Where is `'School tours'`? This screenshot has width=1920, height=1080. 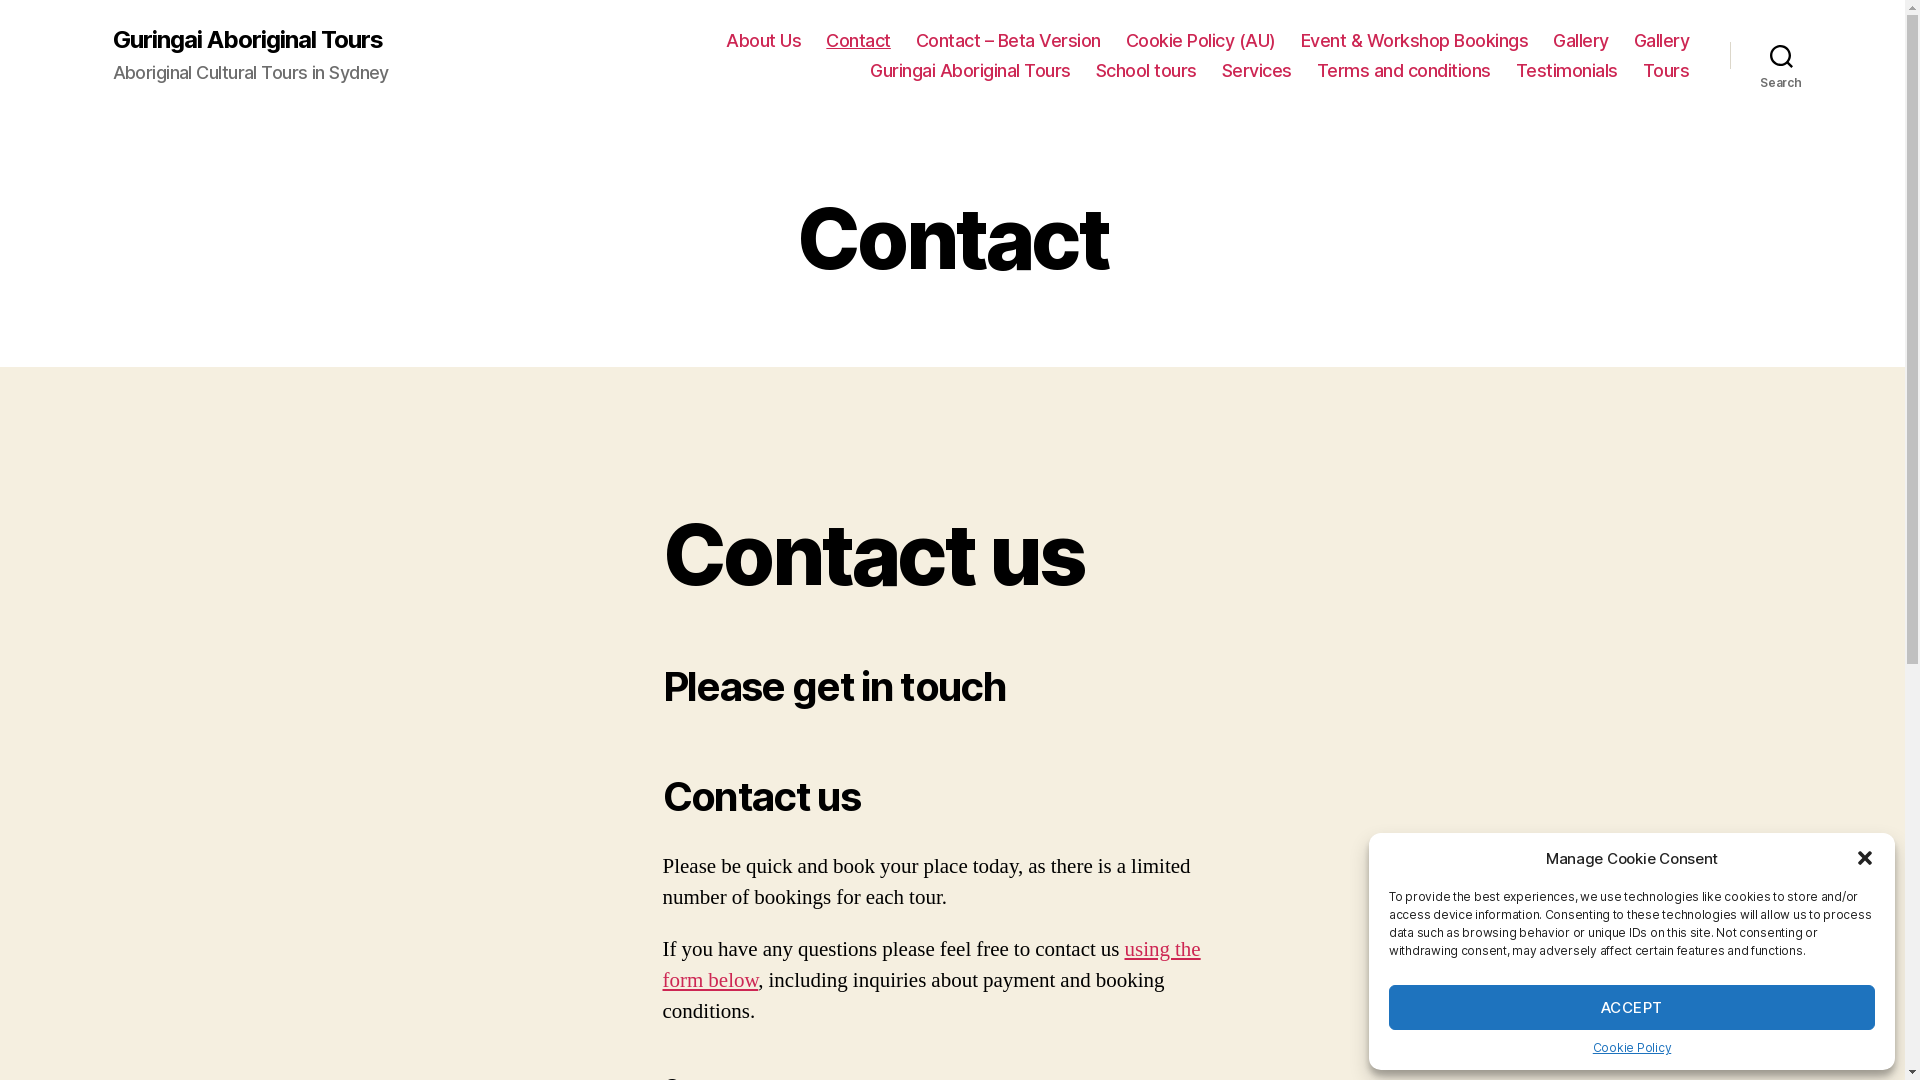 'School tours' is located at coordinates (1146, 69).